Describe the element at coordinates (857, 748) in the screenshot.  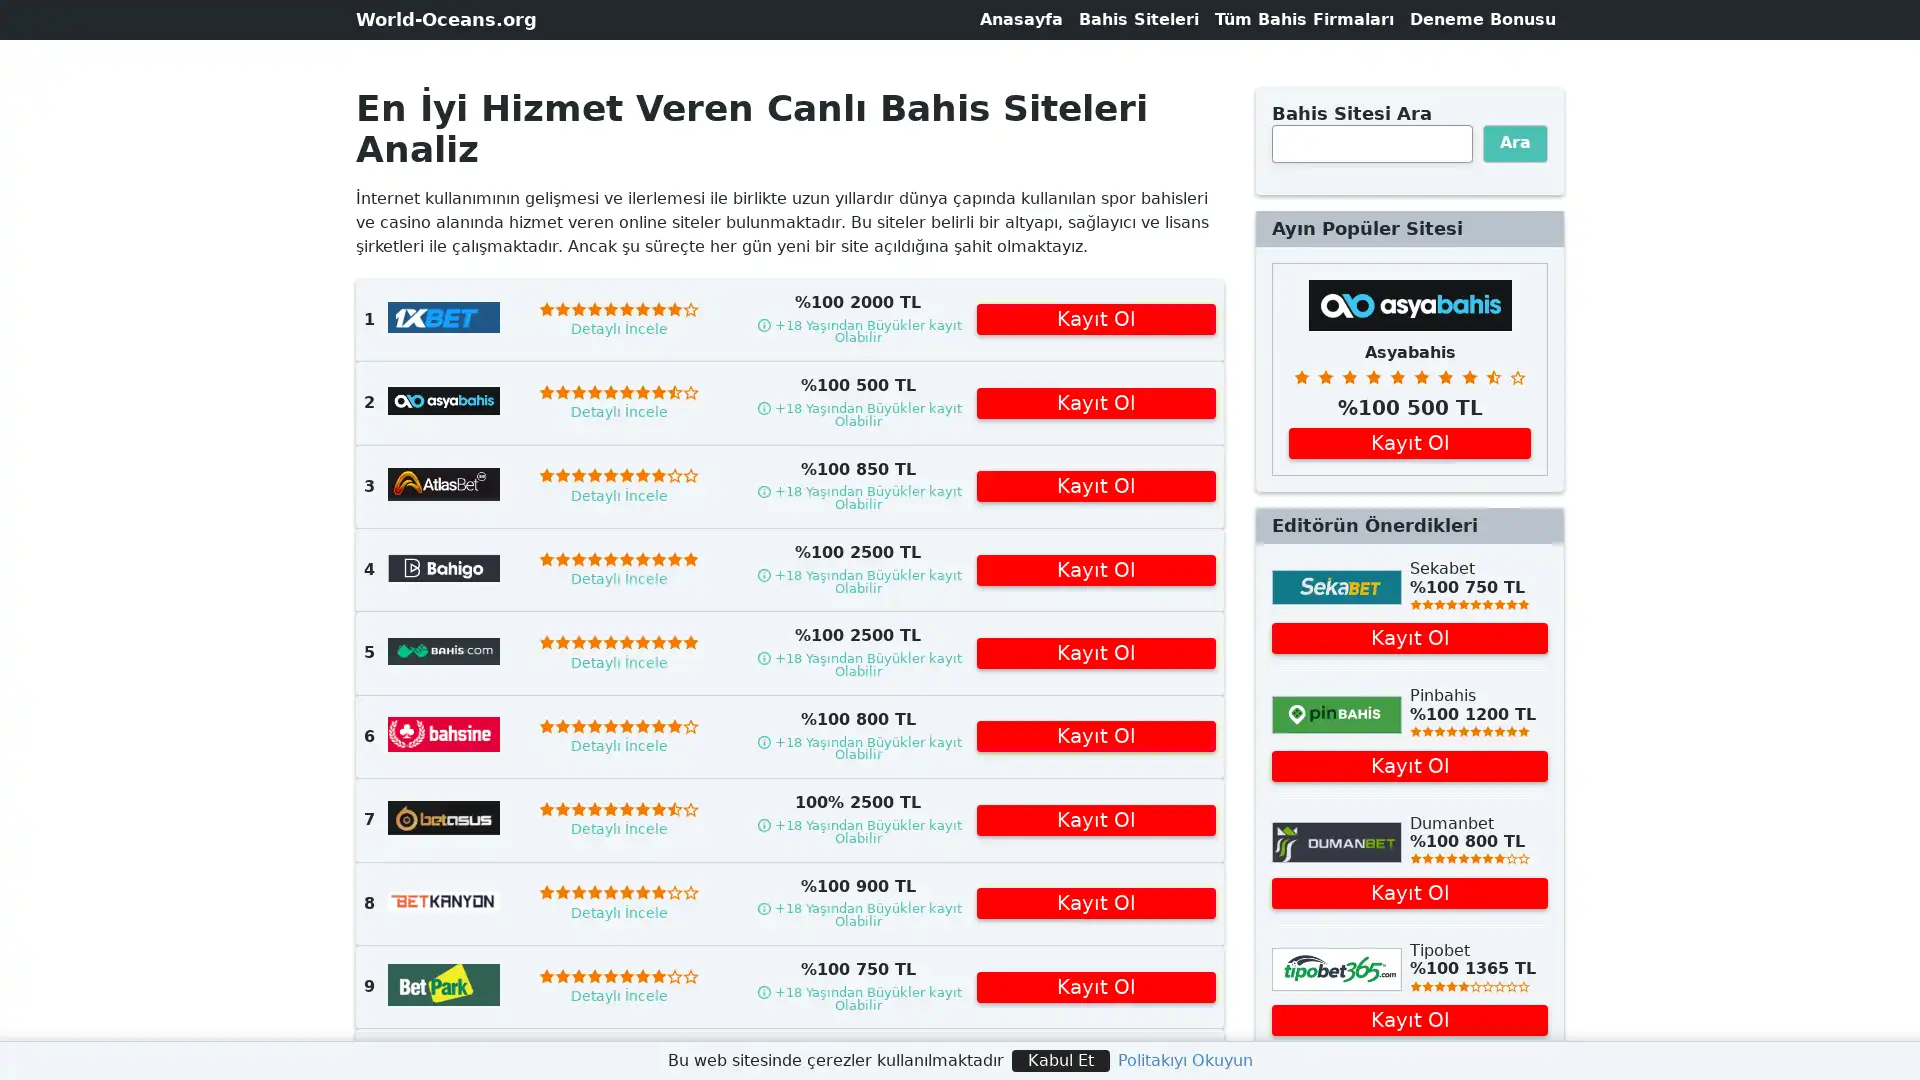
I see `Load terms and conditions` at that location.